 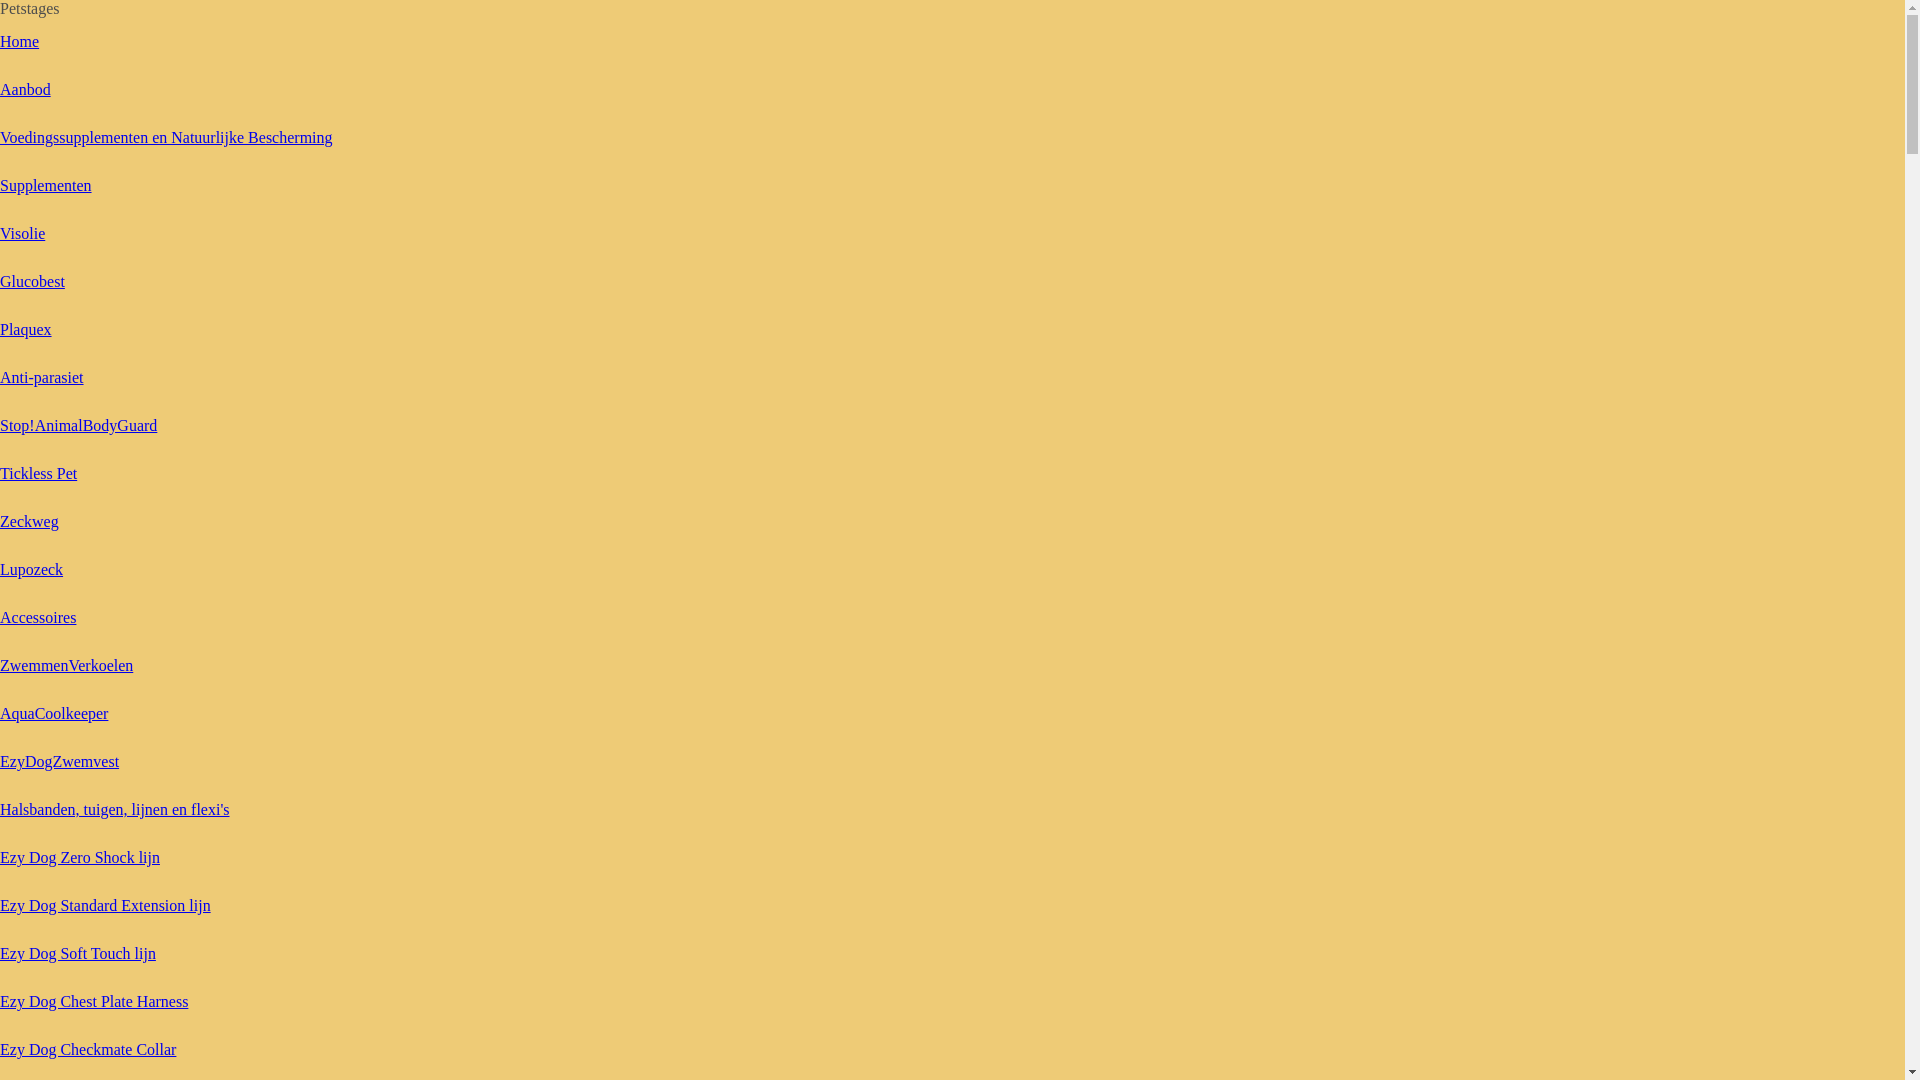 What do you see at coordinates (0, 424) in the screenshot?
I see `'Stop!AnimalBodyGuard'` at bounding box center [0, 424].